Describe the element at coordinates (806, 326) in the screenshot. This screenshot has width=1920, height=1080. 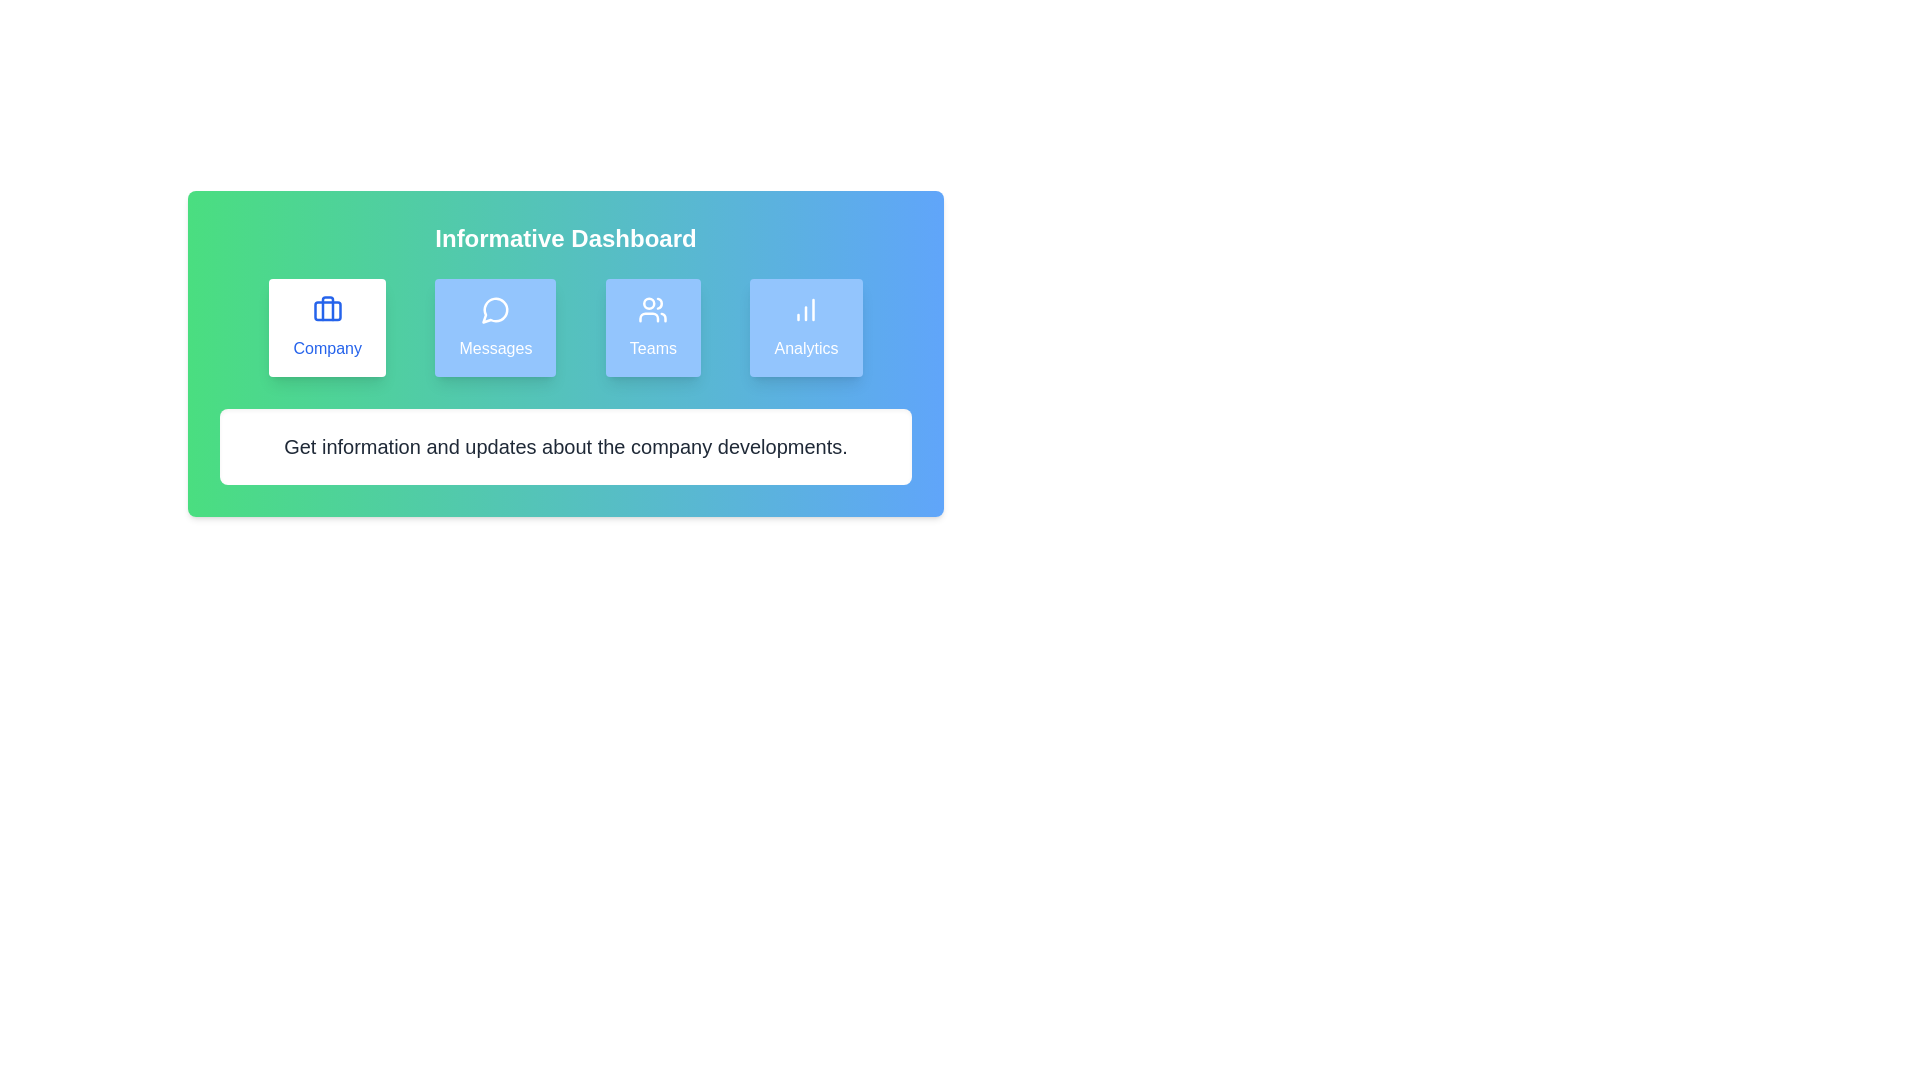
I see `the 'Analytics' navigation button, which is the fourth button from the left in the row under 'Informative Dashboard', to trigger hover effects` at that location.